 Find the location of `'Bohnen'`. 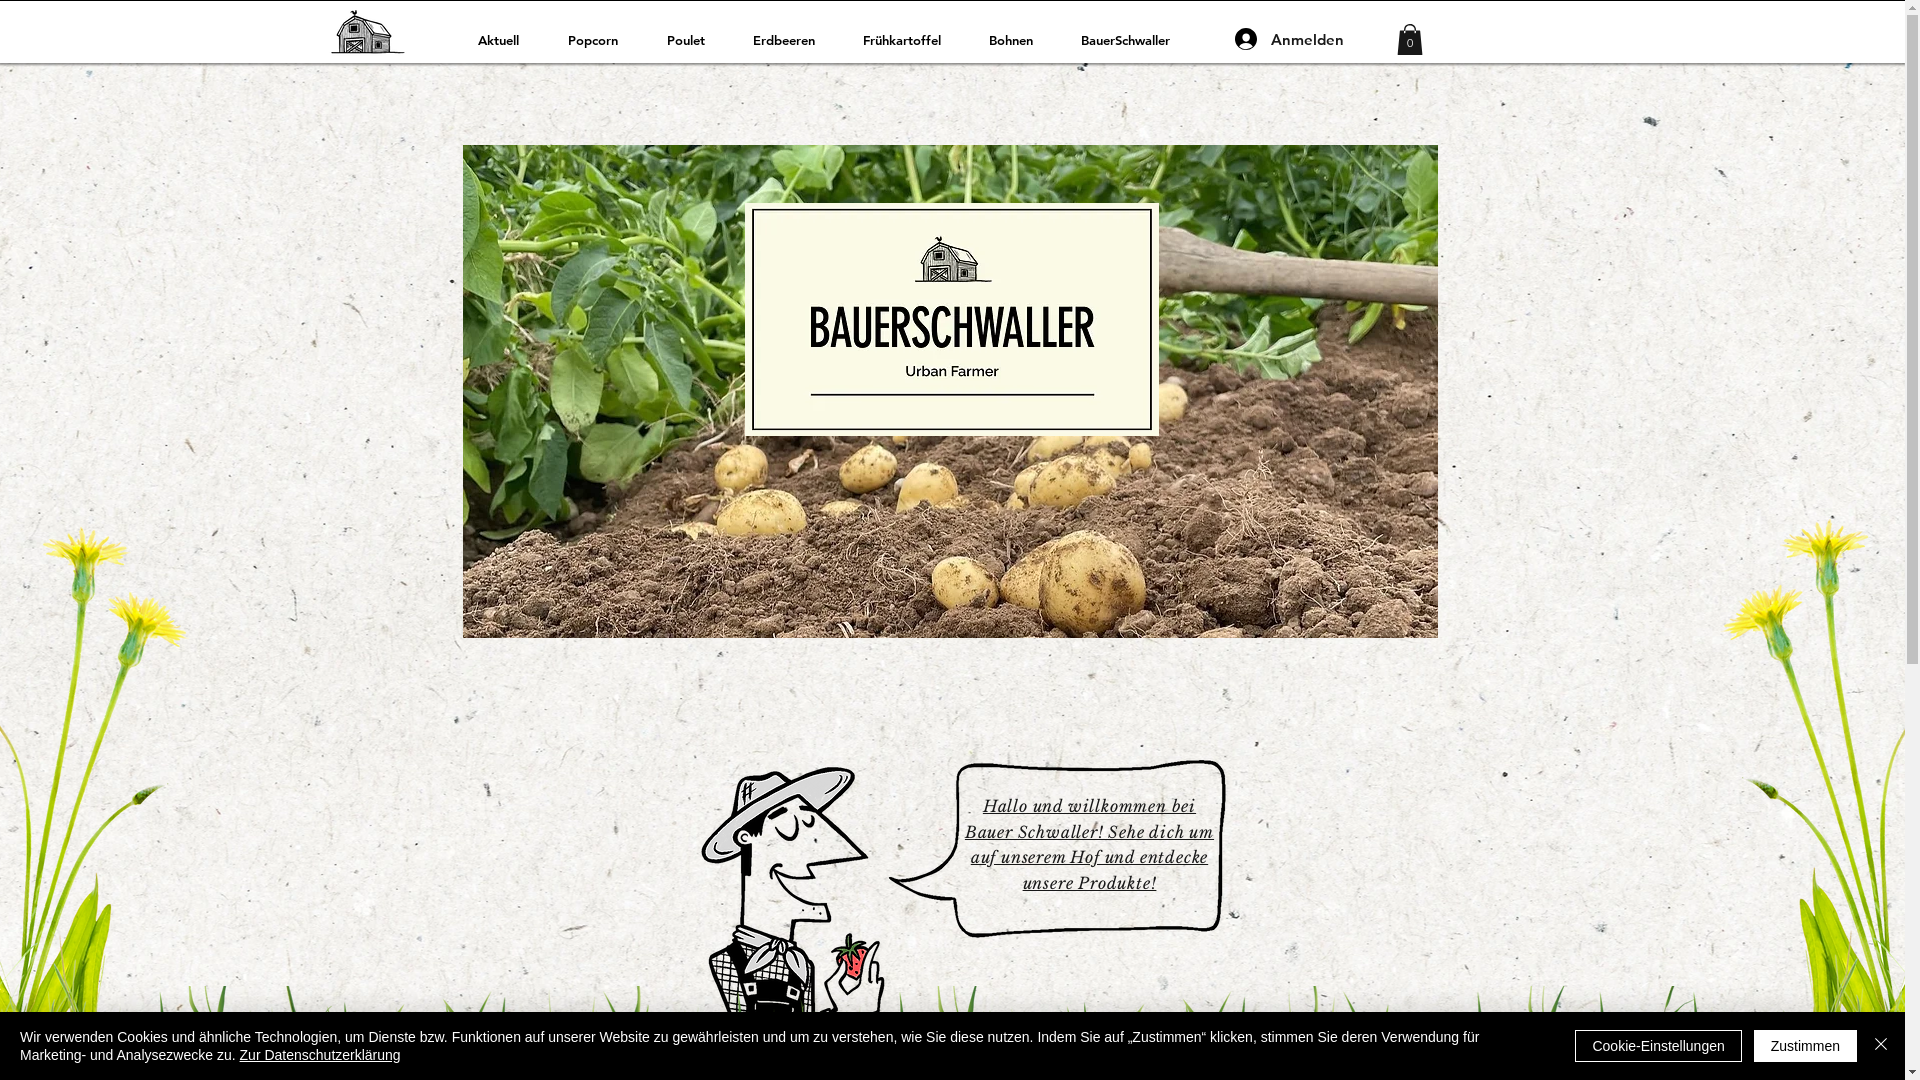

'Bohnen' is located at coordinates (1019, 39).